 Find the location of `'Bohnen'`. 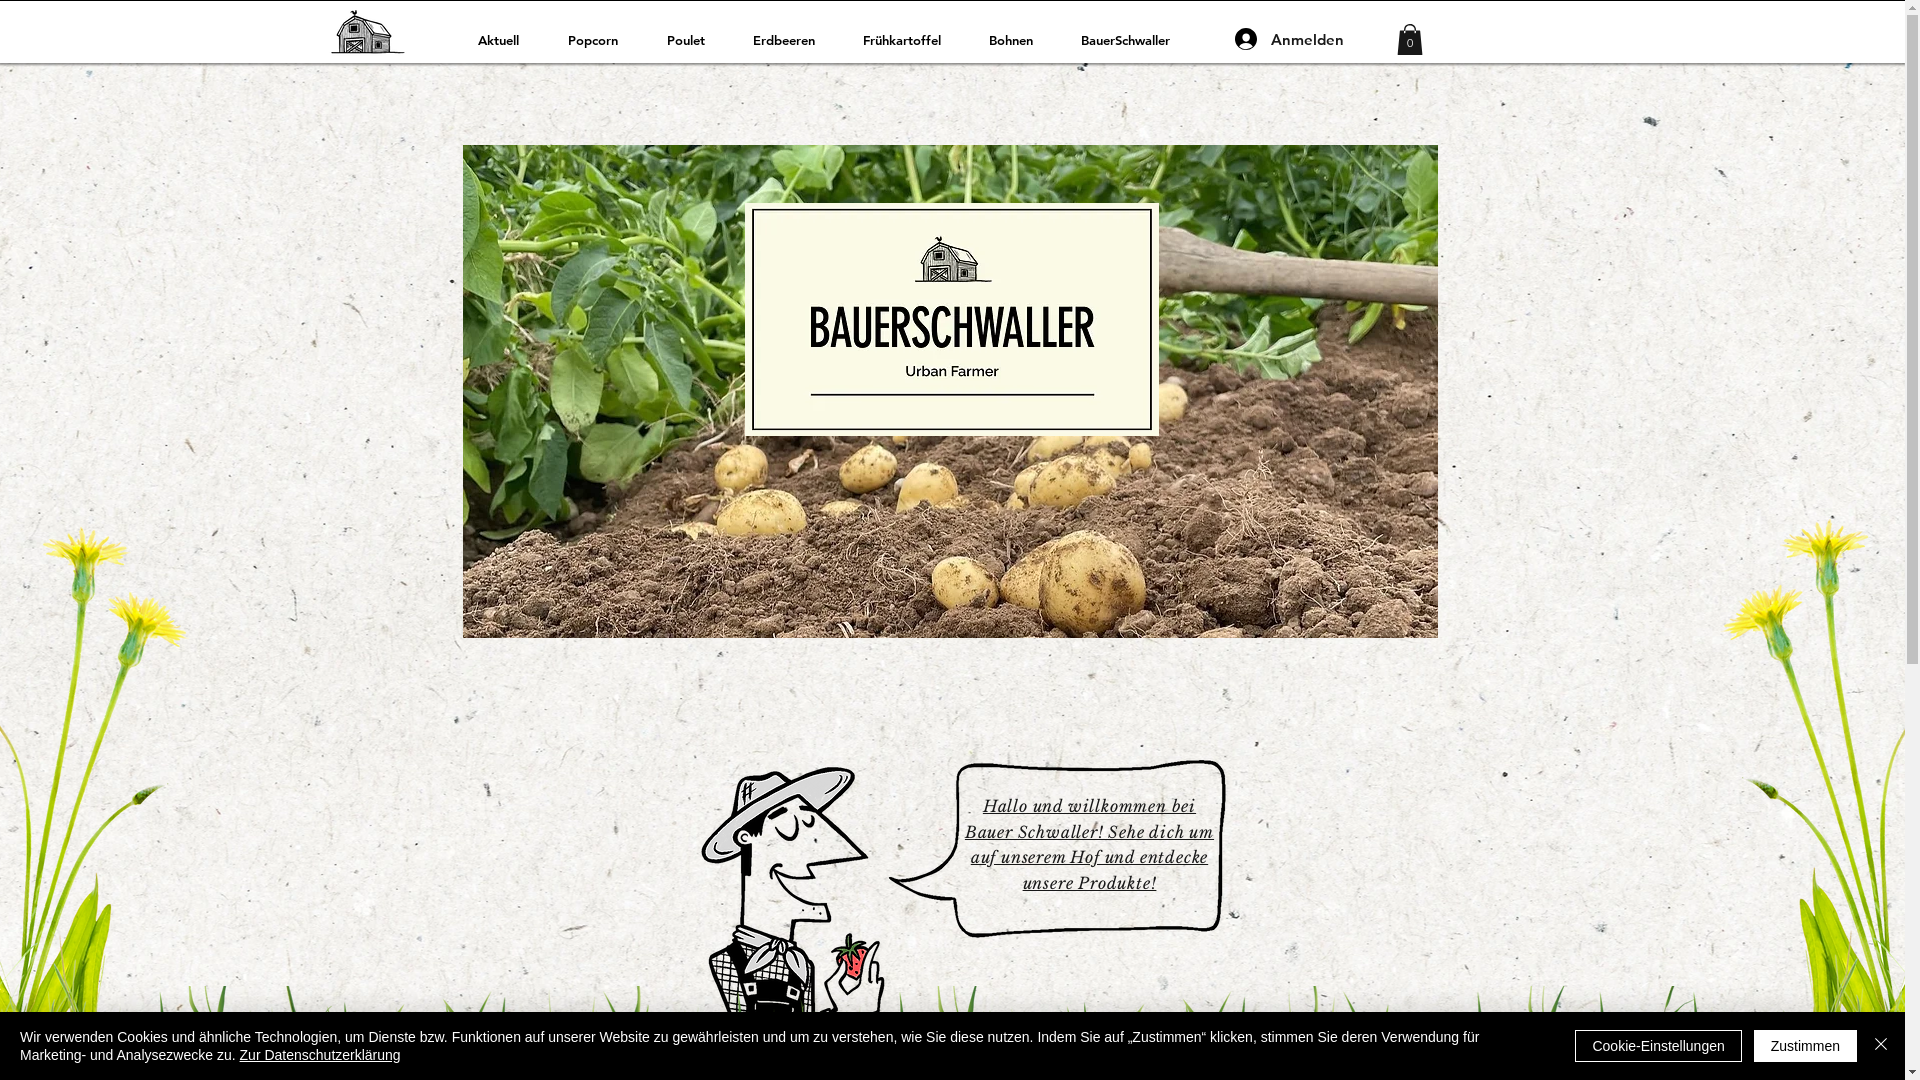

'Bohnen' is located at coordinates (1019, 39).